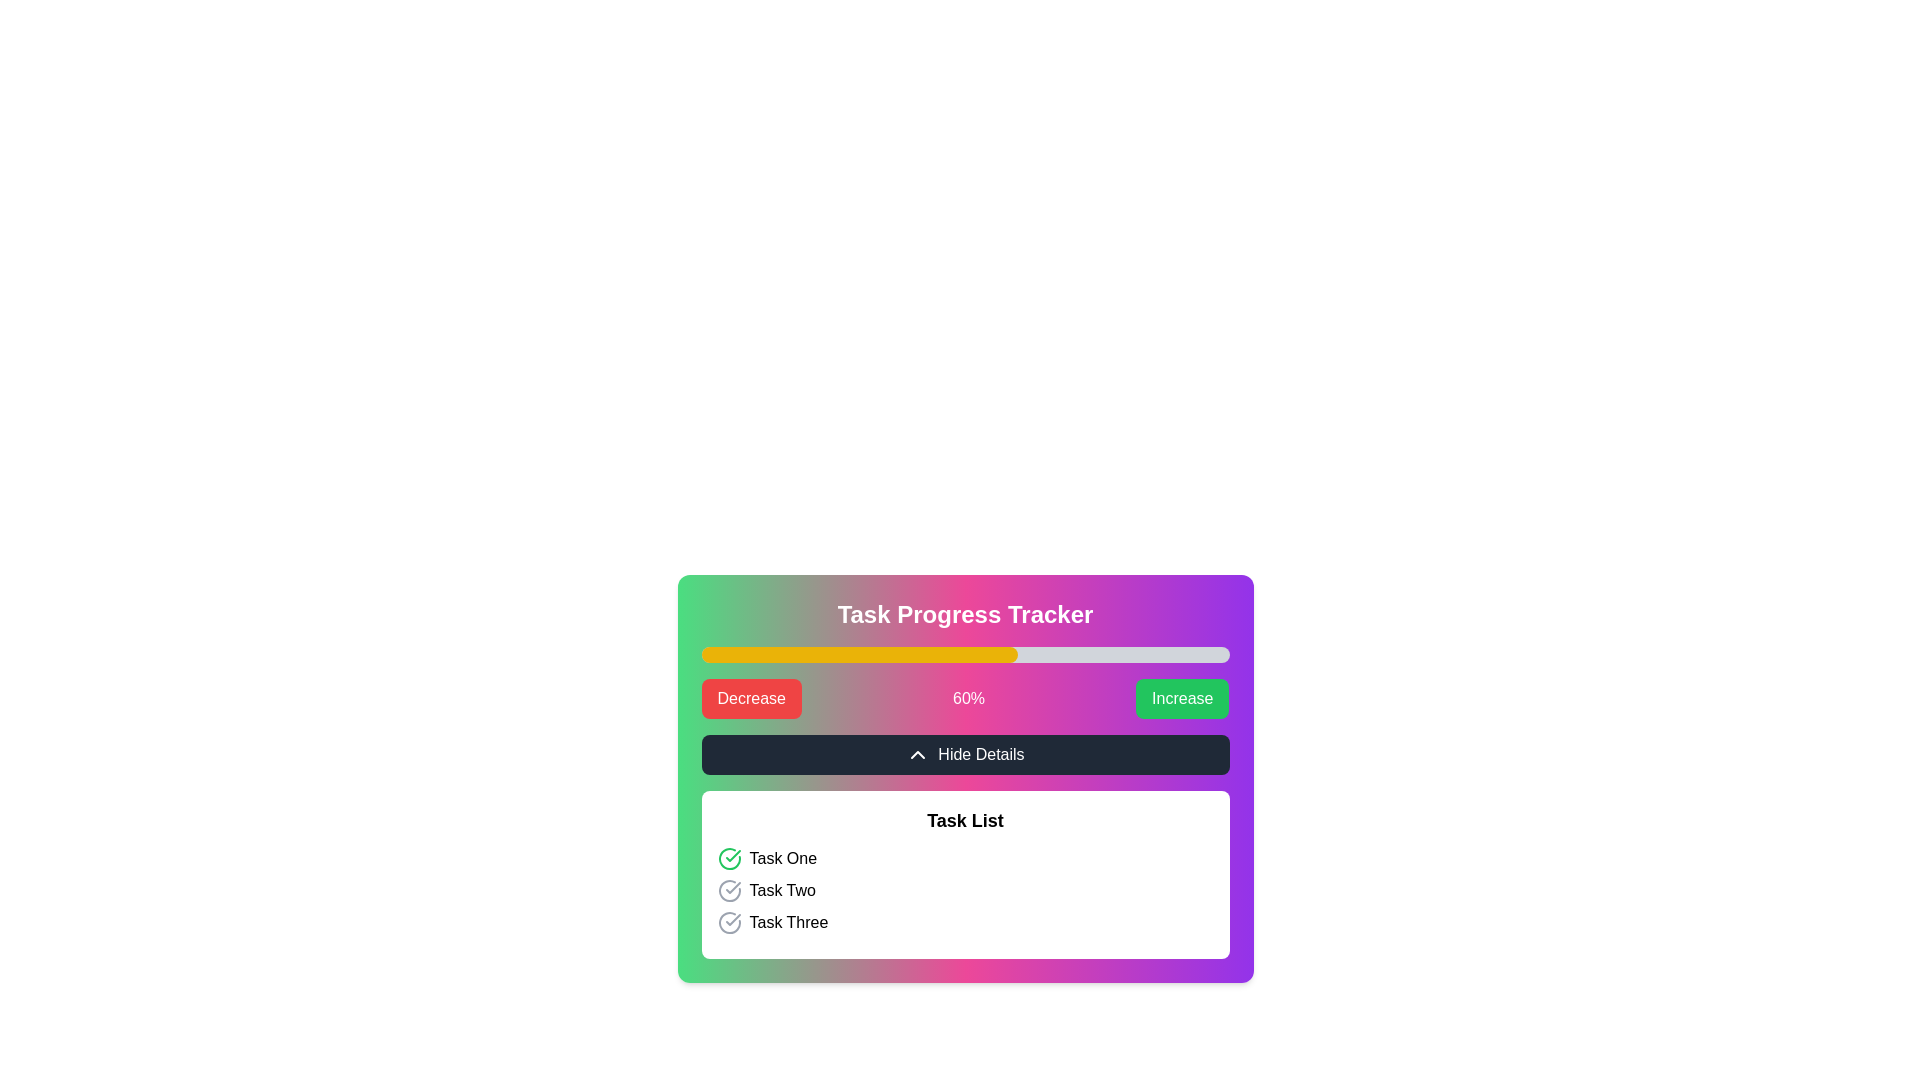 The image size is (1920, 1080). Describe the element at coordinates (1182, 697) in the screenshot. I see `the green 'Increase' button with rounded edges` at that location.